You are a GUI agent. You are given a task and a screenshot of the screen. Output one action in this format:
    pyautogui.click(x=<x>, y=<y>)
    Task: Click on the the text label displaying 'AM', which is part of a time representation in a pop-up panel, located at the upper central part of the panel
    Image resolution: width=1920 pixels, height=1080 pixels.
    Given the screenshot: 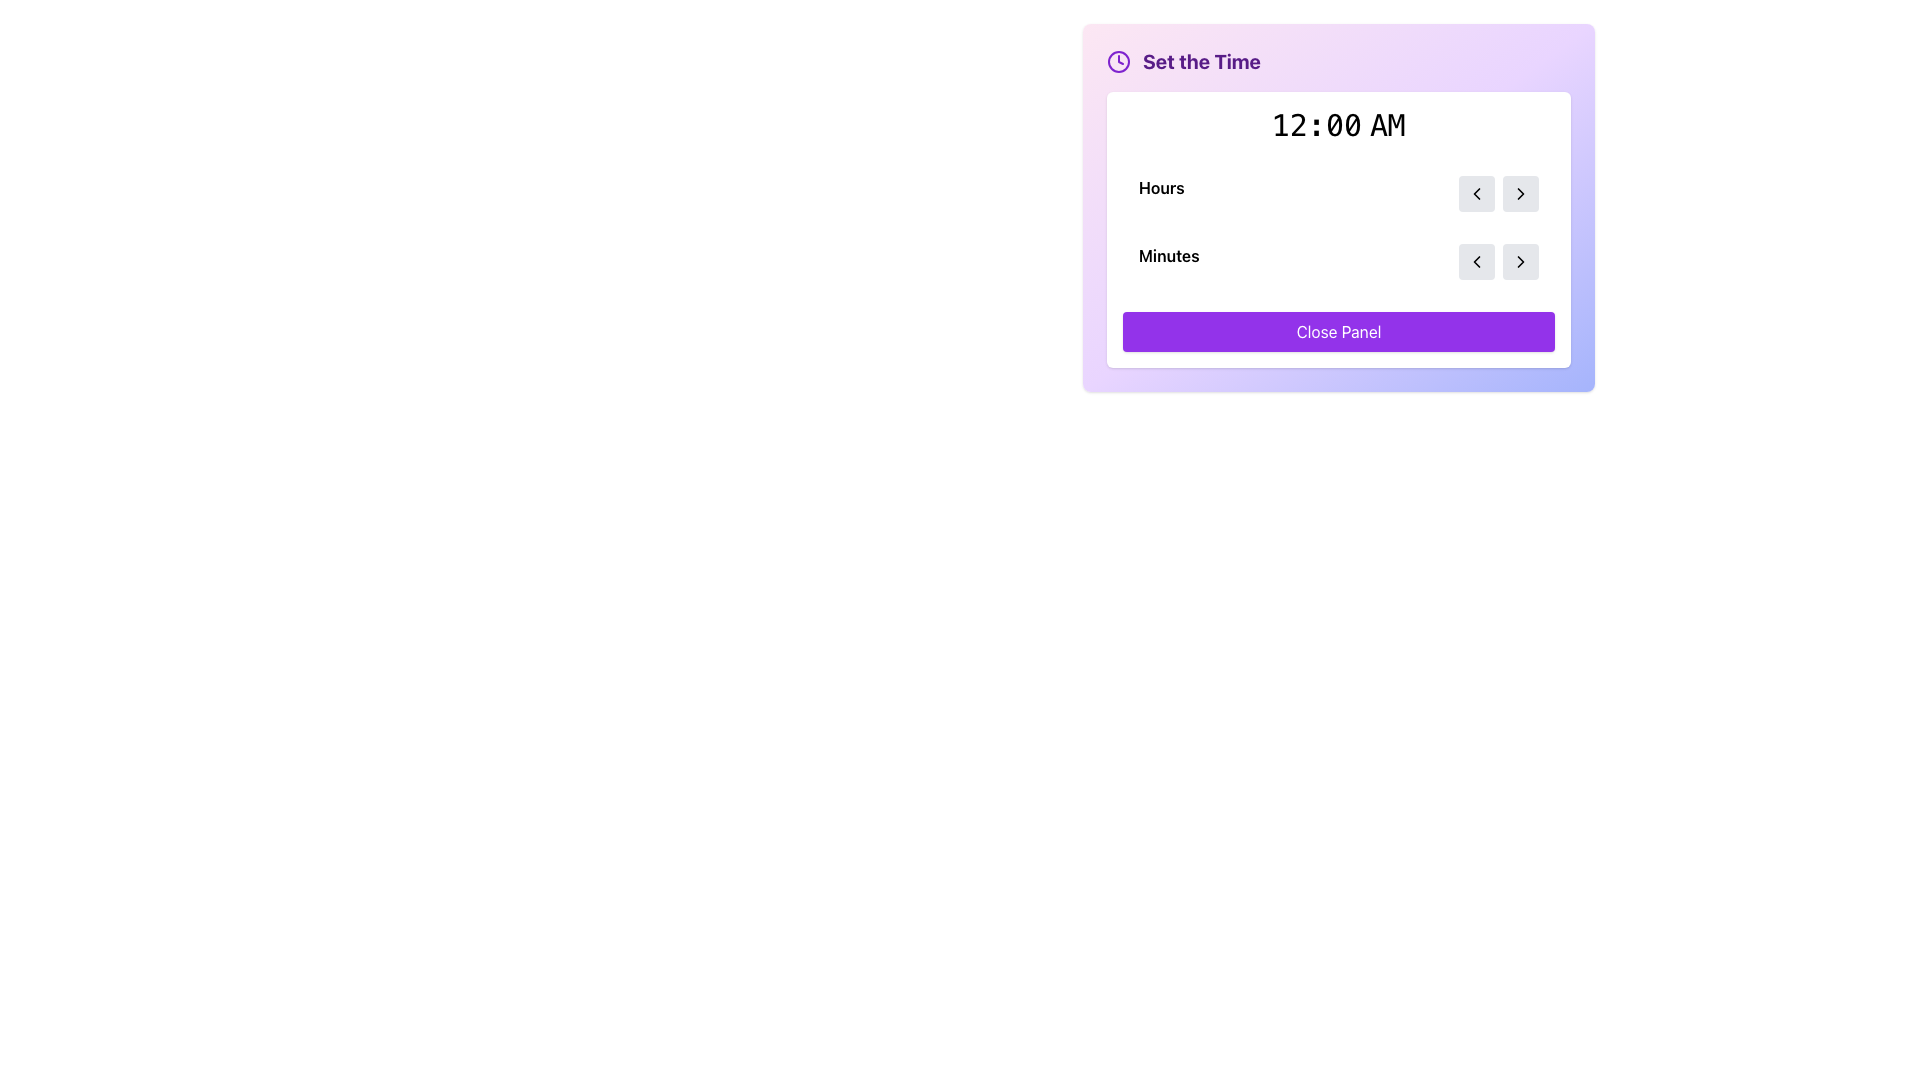 What is the action you would take?
    pyautogui.click(x=1383, y=126)
    